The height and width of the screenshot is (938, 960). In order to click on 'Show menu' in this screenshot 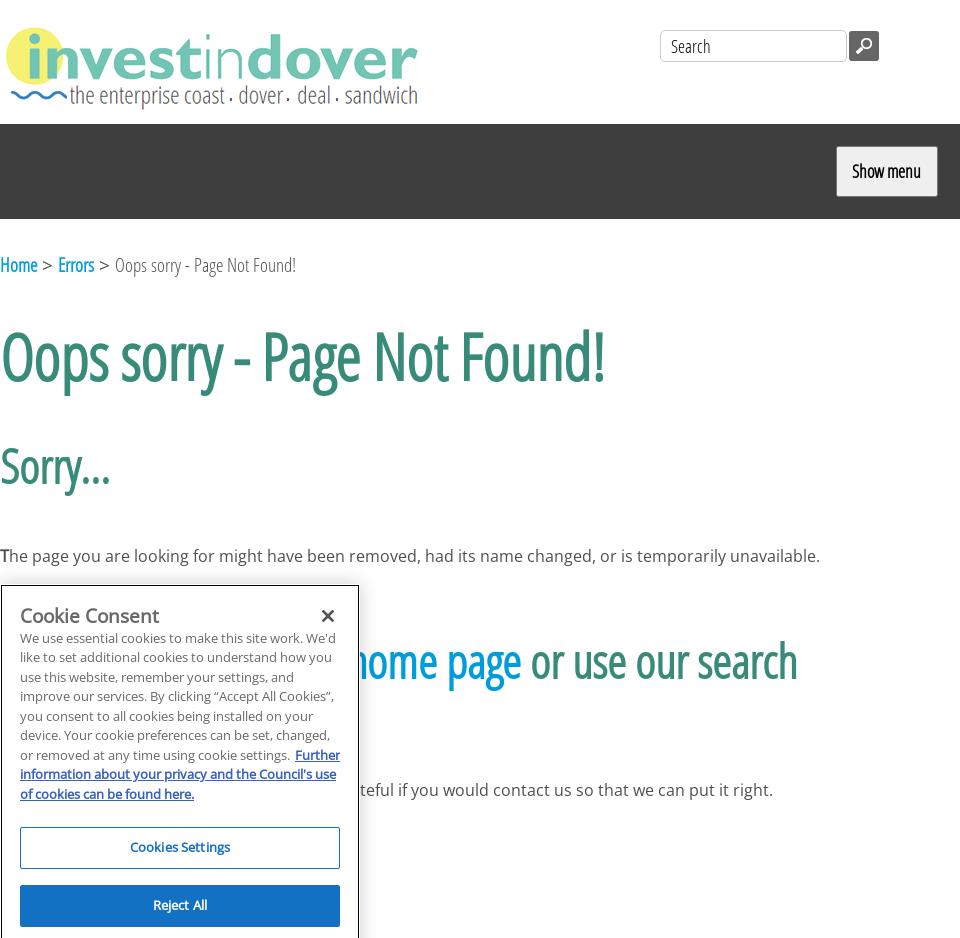, I will do `click(885, 168)`.